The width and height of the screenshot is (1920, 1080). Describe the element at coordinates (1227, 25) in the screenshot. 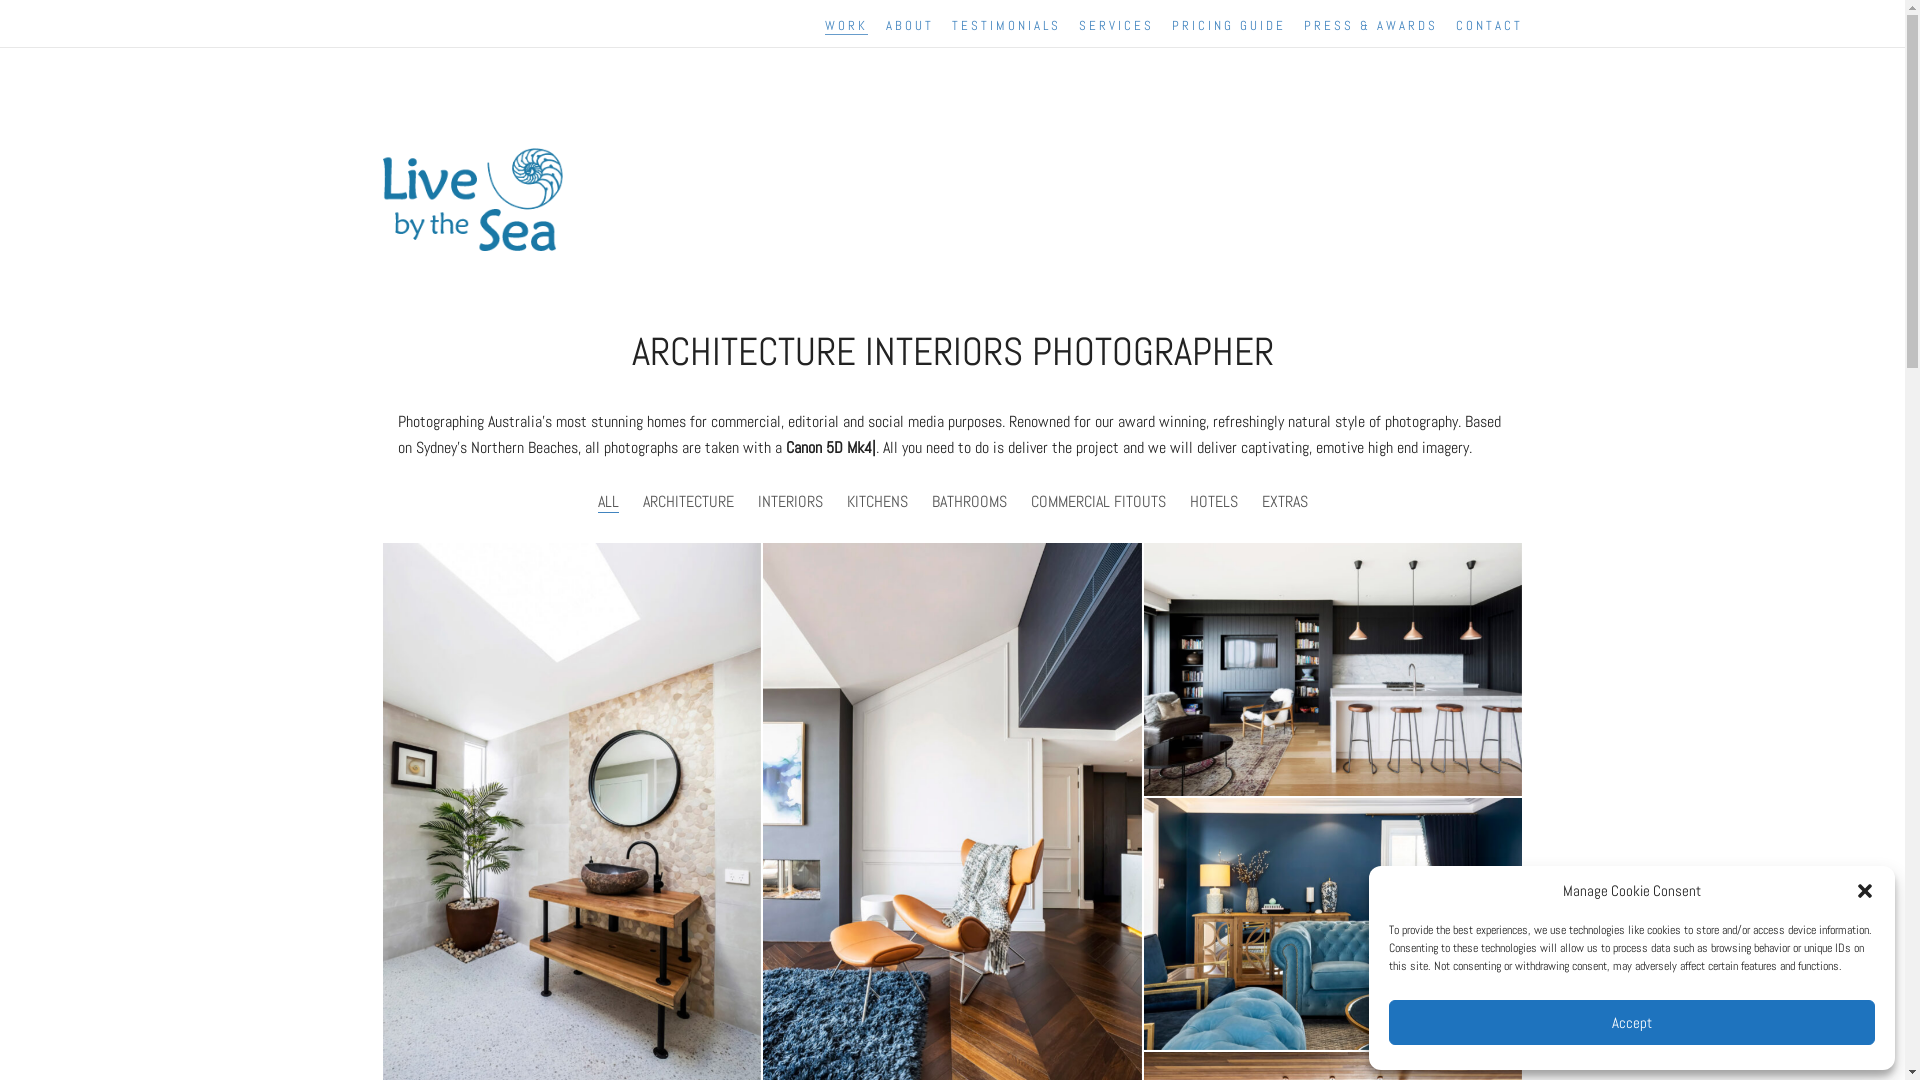

I see `'PRICING GUIDE'` at that location.